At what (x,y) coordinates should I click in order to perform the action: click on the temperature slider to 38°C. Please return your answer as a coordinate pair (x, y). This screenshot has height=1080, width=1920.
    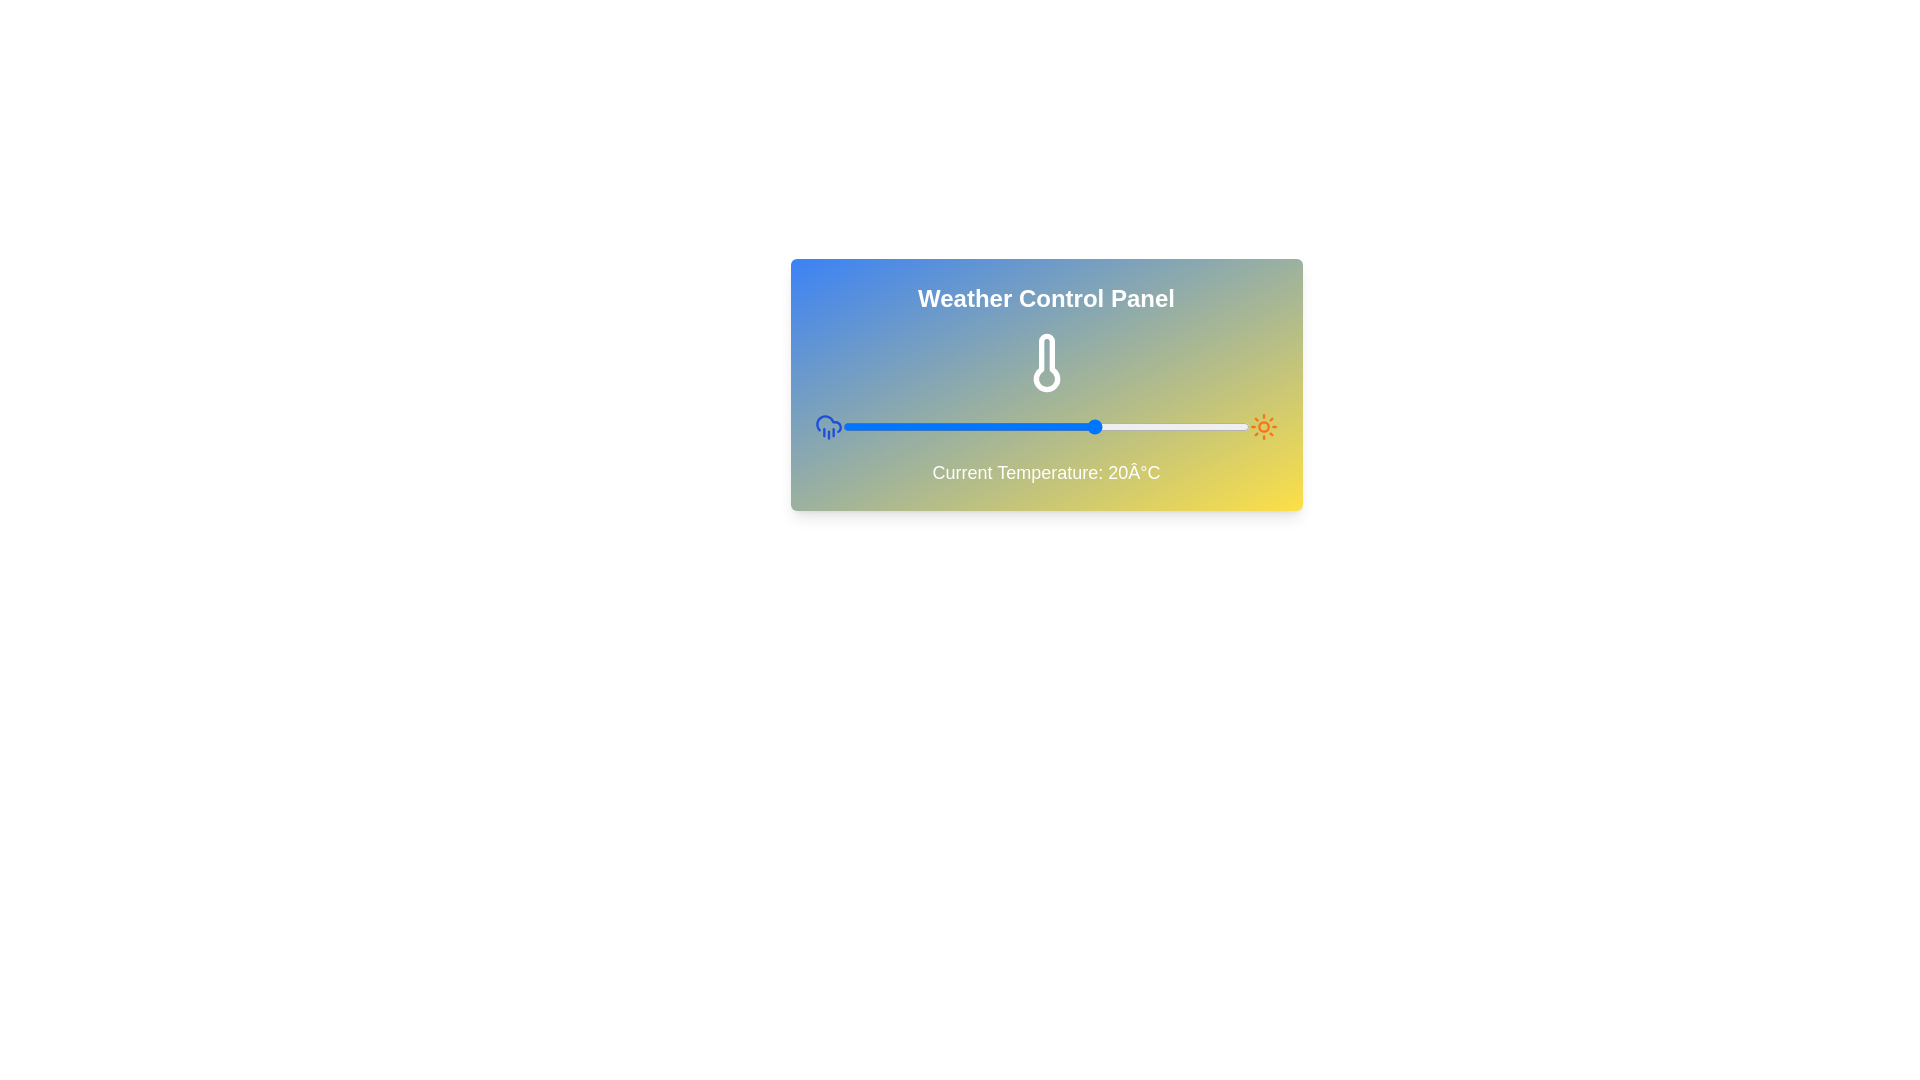
    Looking at the image, I should click on (1189, 426).